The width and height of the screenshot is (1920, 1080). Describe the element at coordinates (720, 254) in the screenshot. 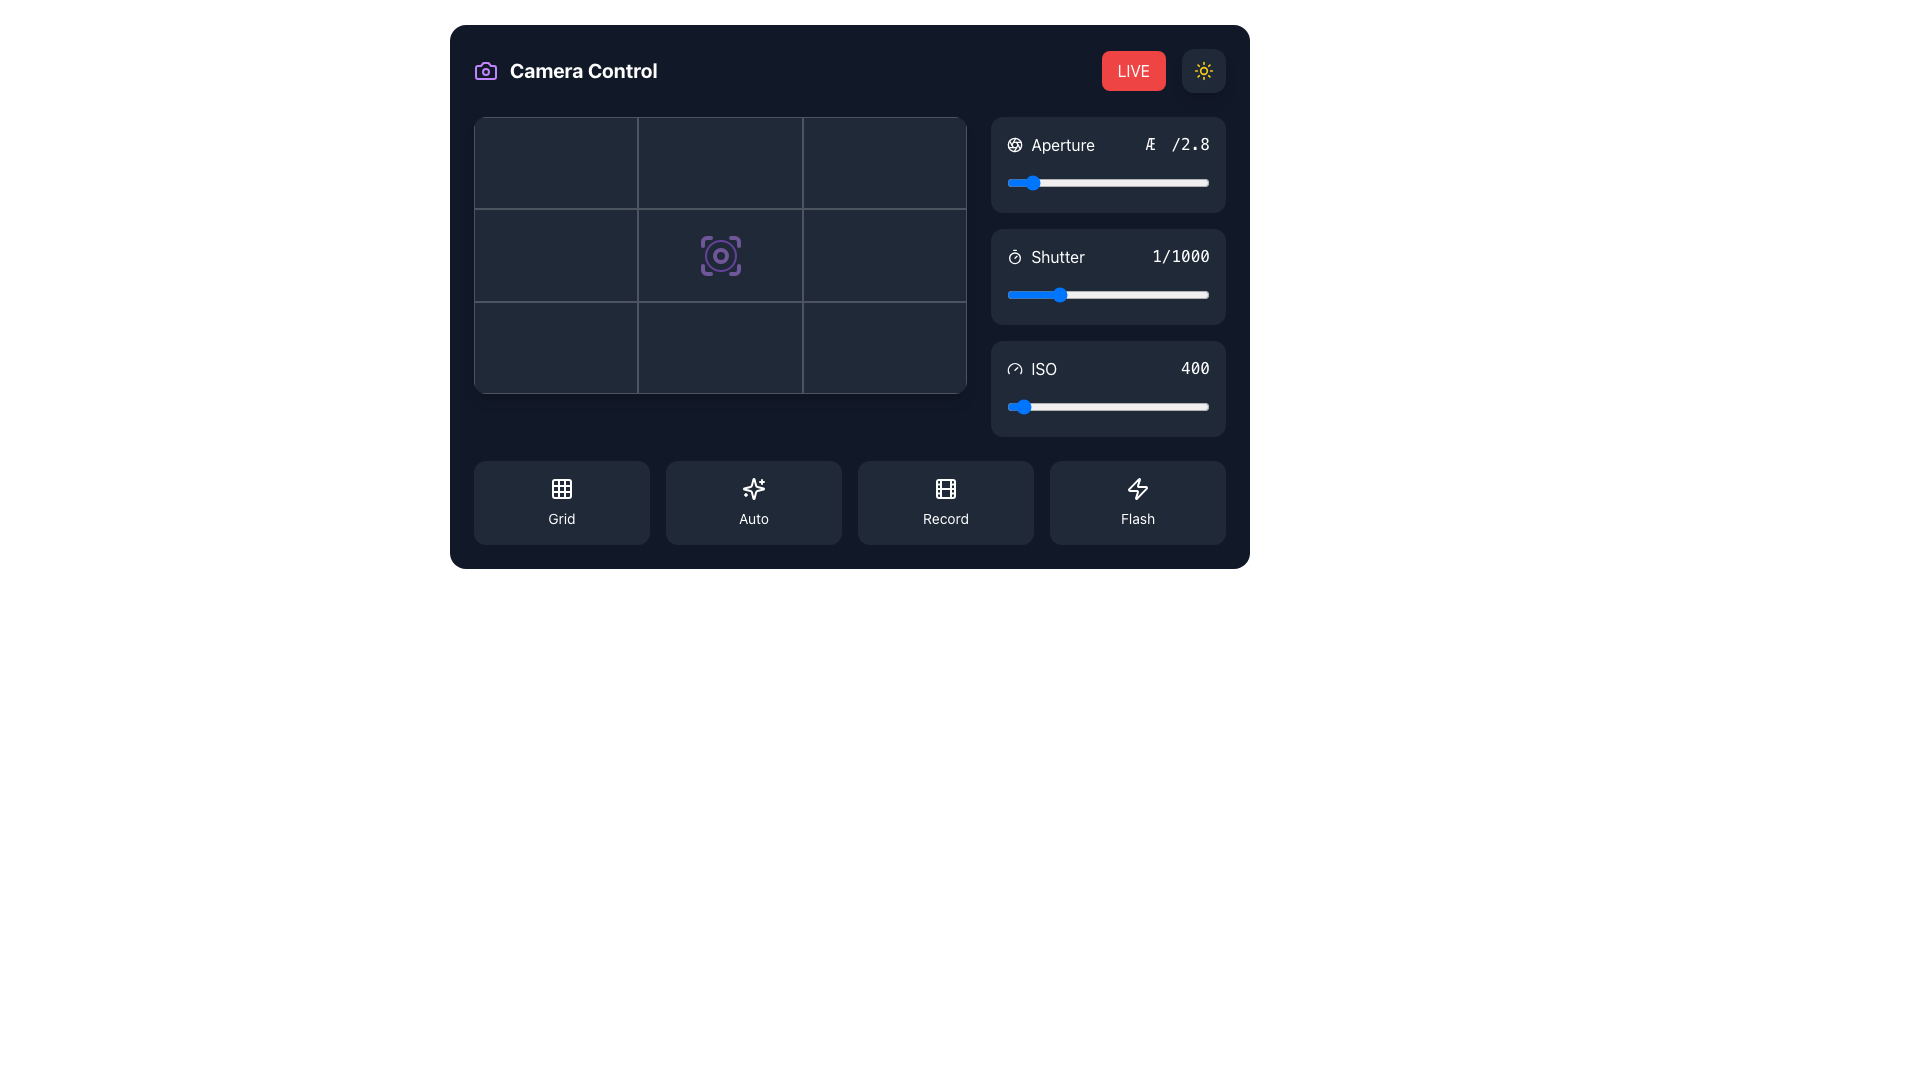

I see `the visual representation of the focus icon located centrally within the camera control interface, marking the active focus point of the grid` at that location.